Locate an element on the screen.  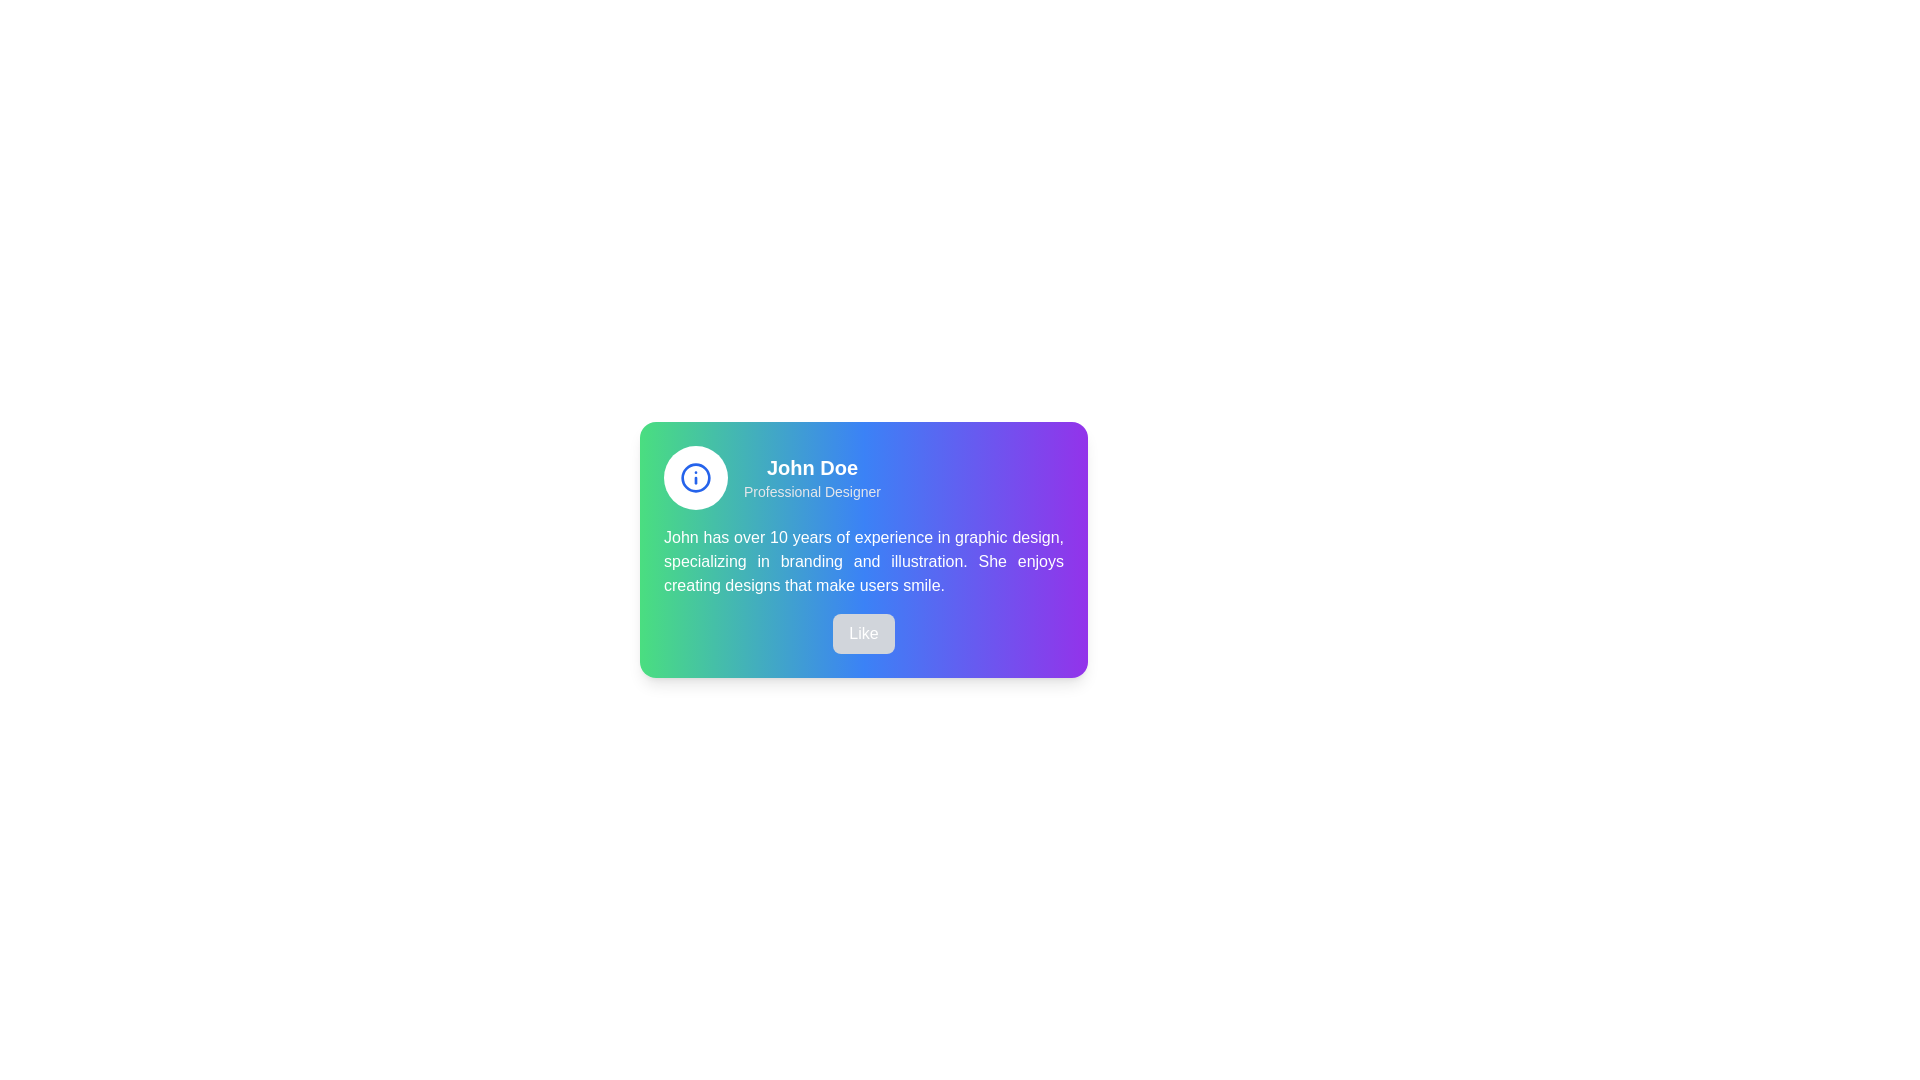
text content located in the biography section of the profile card, positioned below 'John Doe' and 'Professional Designer', and above the 'Like' button is located at coordinates (864, 562).